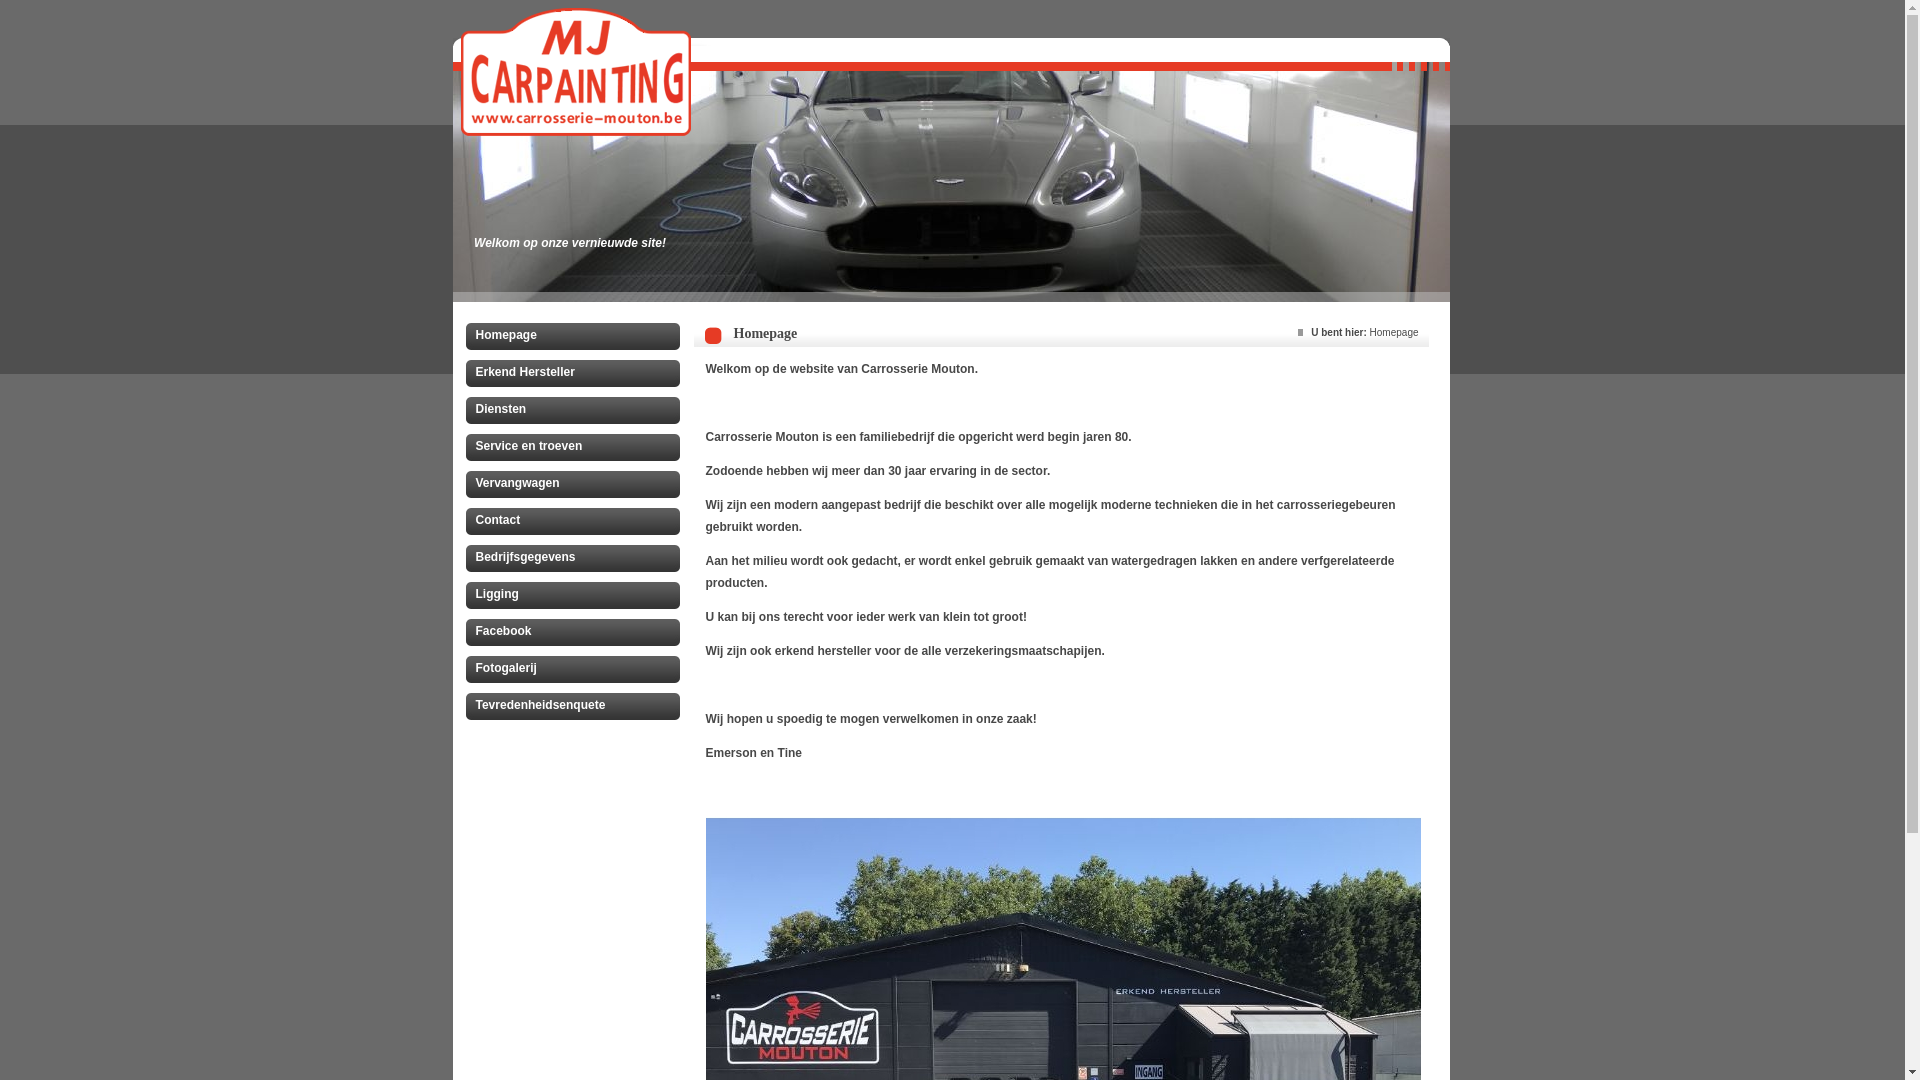 This screenshot has width=1920, height=1080. What do you see at coordinates (576, 450) in the screenshot?
I see `'Service en troeven'` at bounding box center [576, 450].